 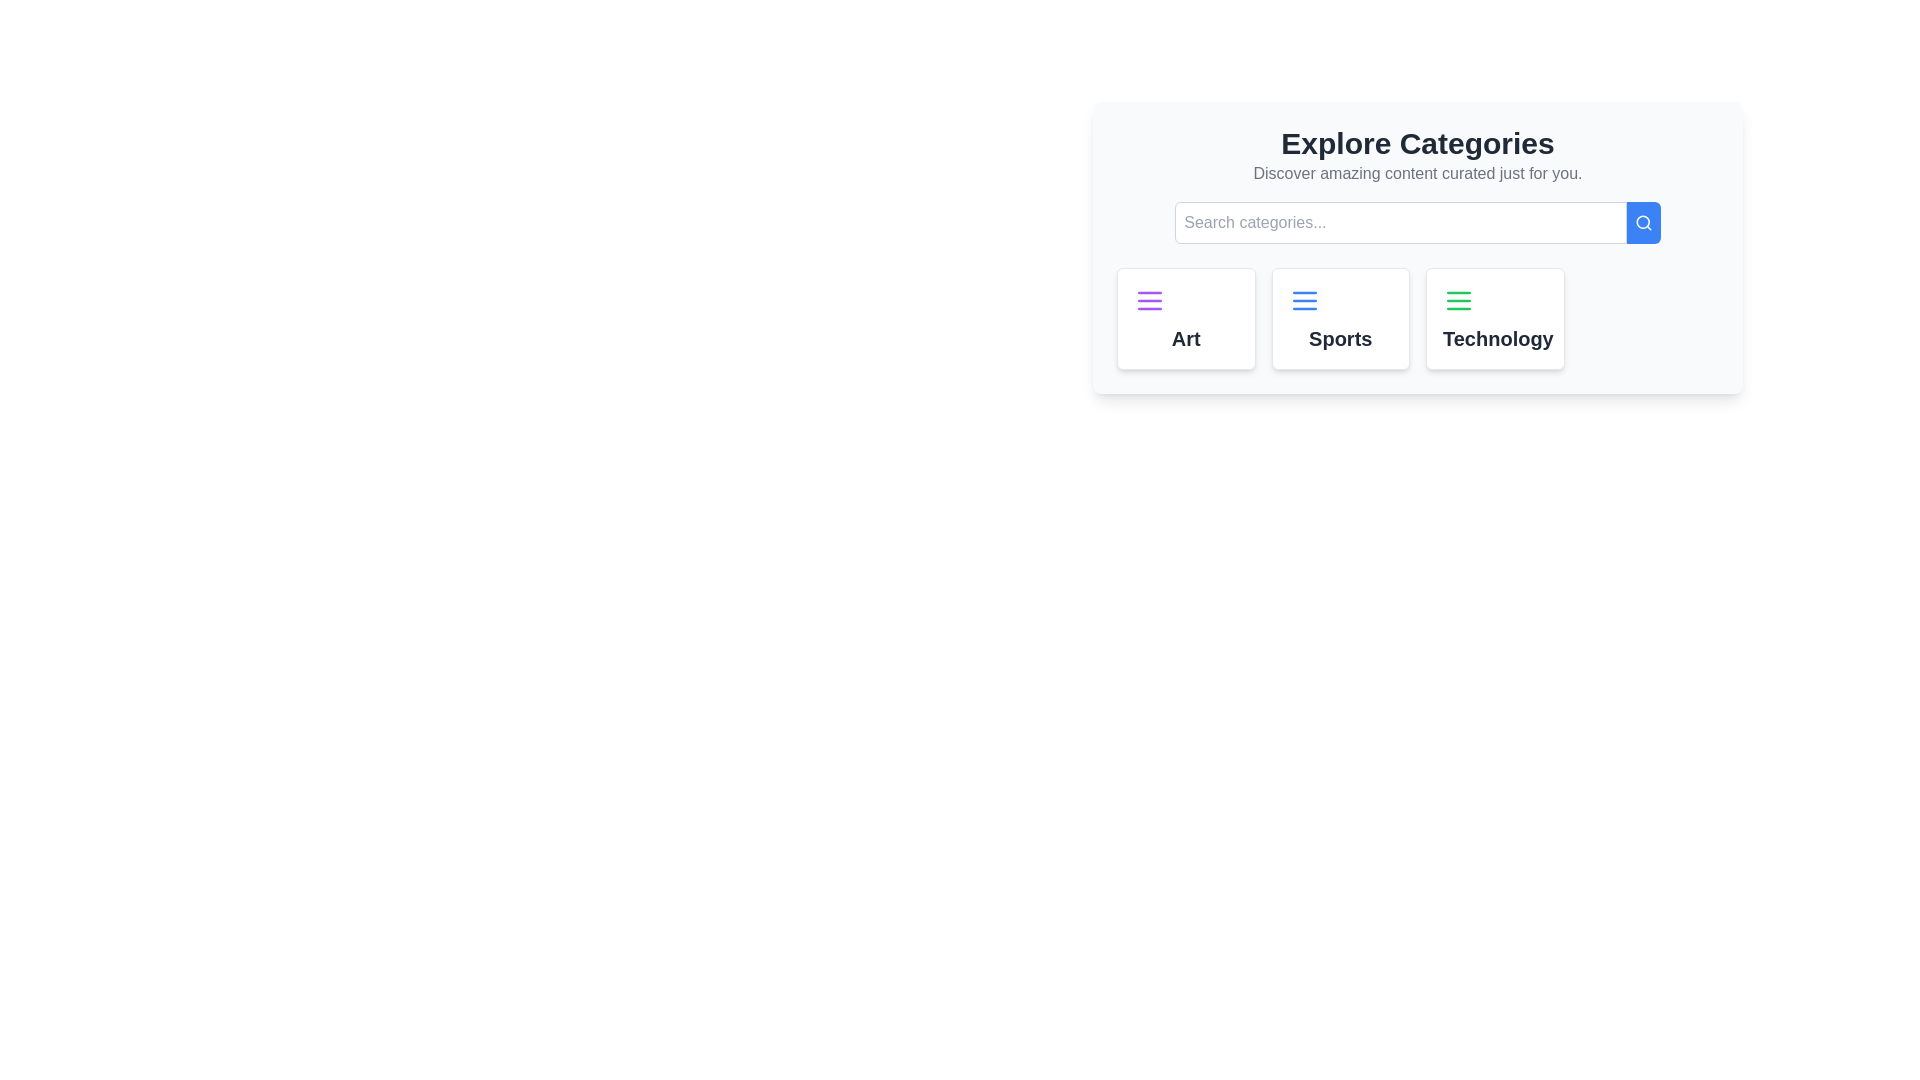 What do you see at coordinates (1495, 318) in the screenshot?
I see `the 'Technology' category card, which is the third card in a grid layout, positioned to the right of the 'Sports' card` at bounding box center [1495, 318].